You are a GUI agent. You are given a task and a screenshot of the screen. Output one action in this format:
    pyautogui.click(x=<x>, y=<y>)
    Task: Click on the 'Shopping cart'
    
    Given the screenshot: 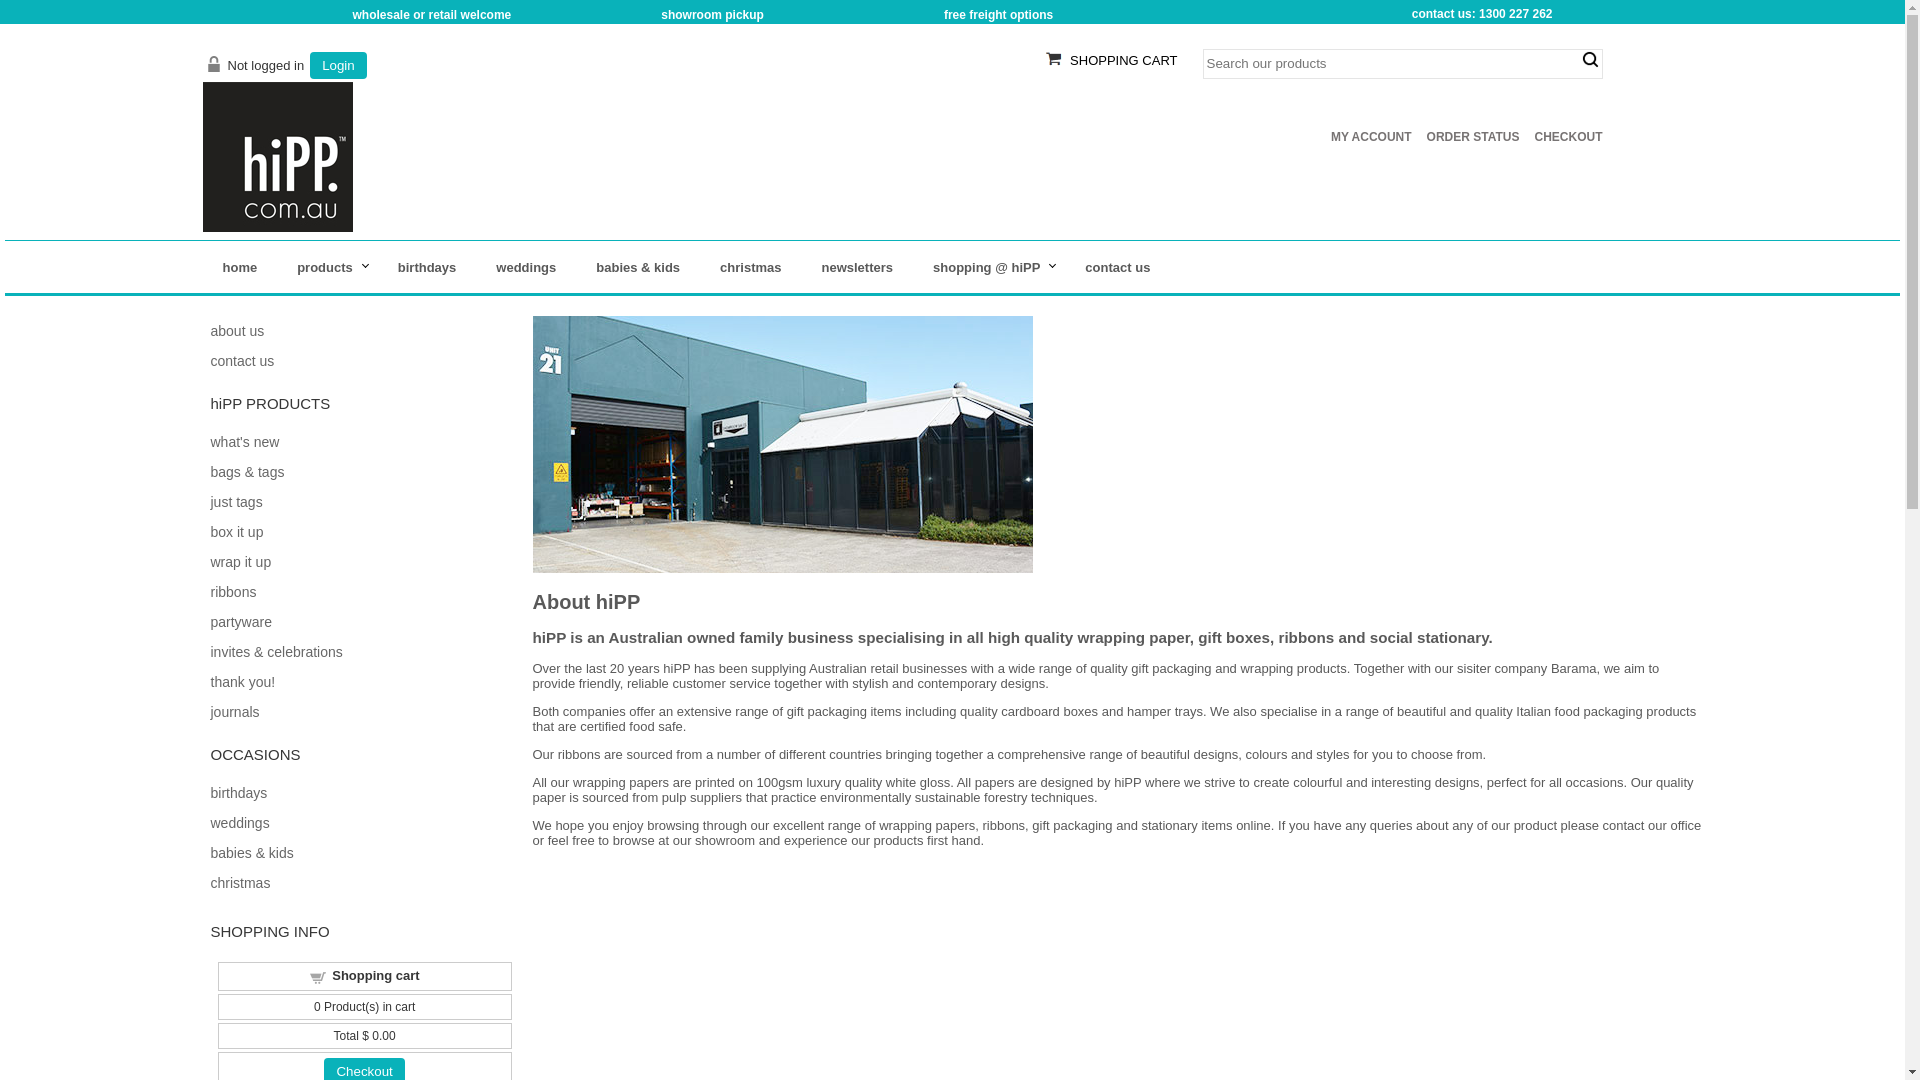 What is the action you would take?
    pyautogui.click(x=375, y=974)
    